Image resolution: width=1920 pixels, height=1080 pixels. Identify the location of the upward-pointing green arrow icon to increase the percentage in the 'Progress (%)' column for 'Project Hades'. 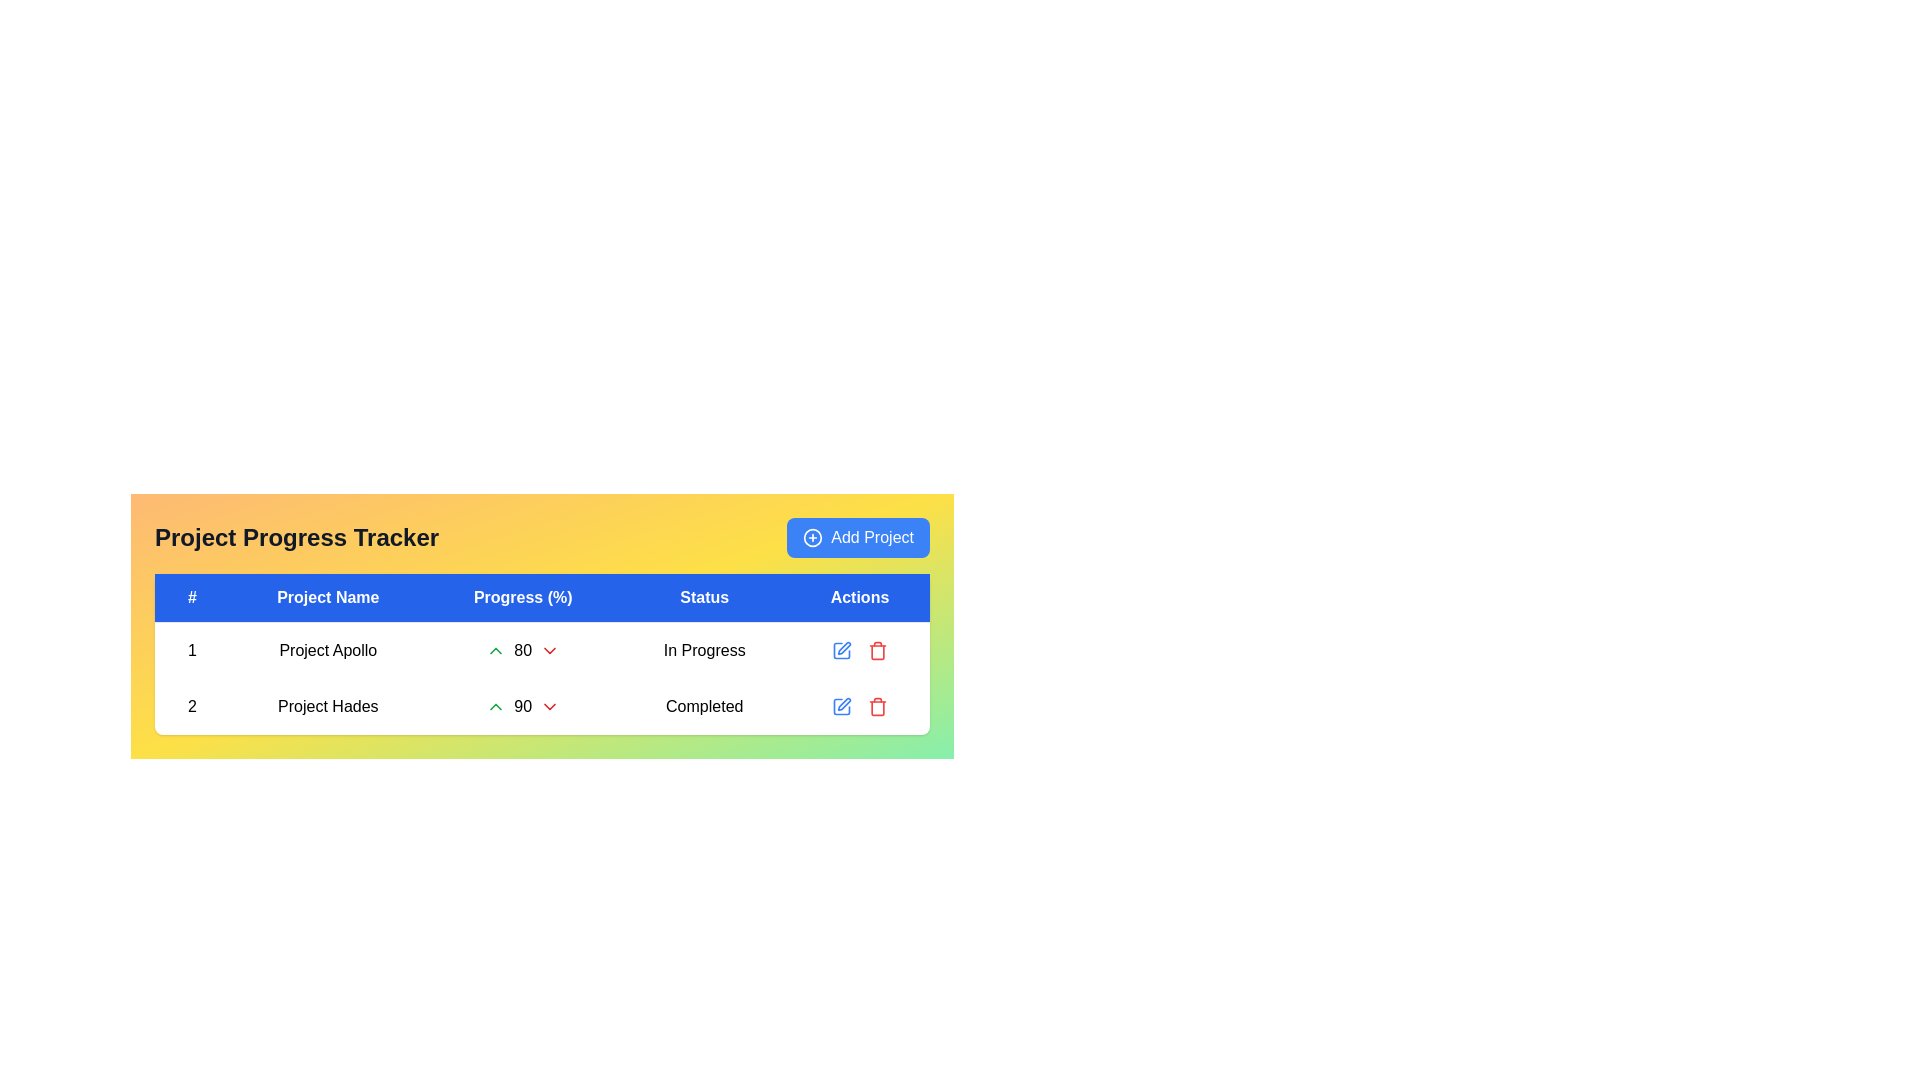
(523, 705).